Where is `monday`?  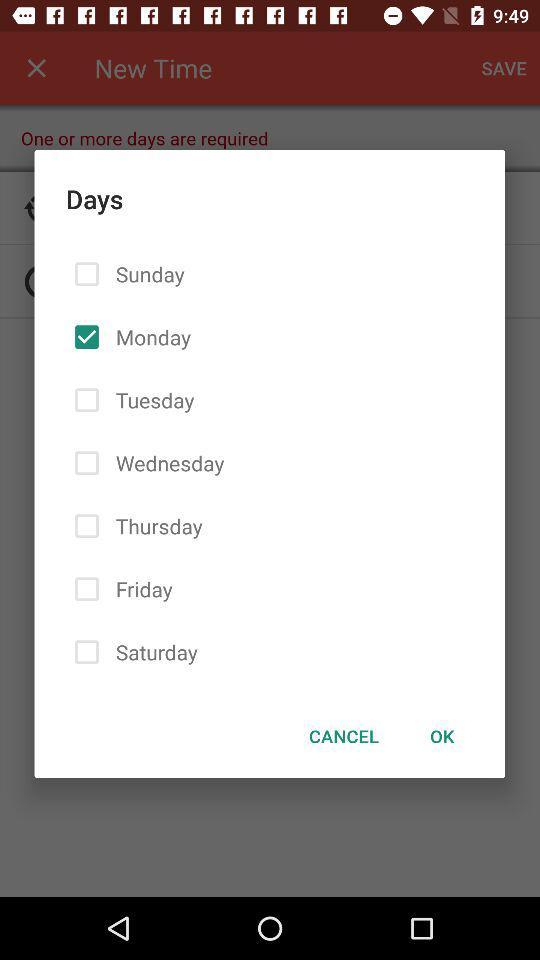
monday is located at coordinates (148, 337).